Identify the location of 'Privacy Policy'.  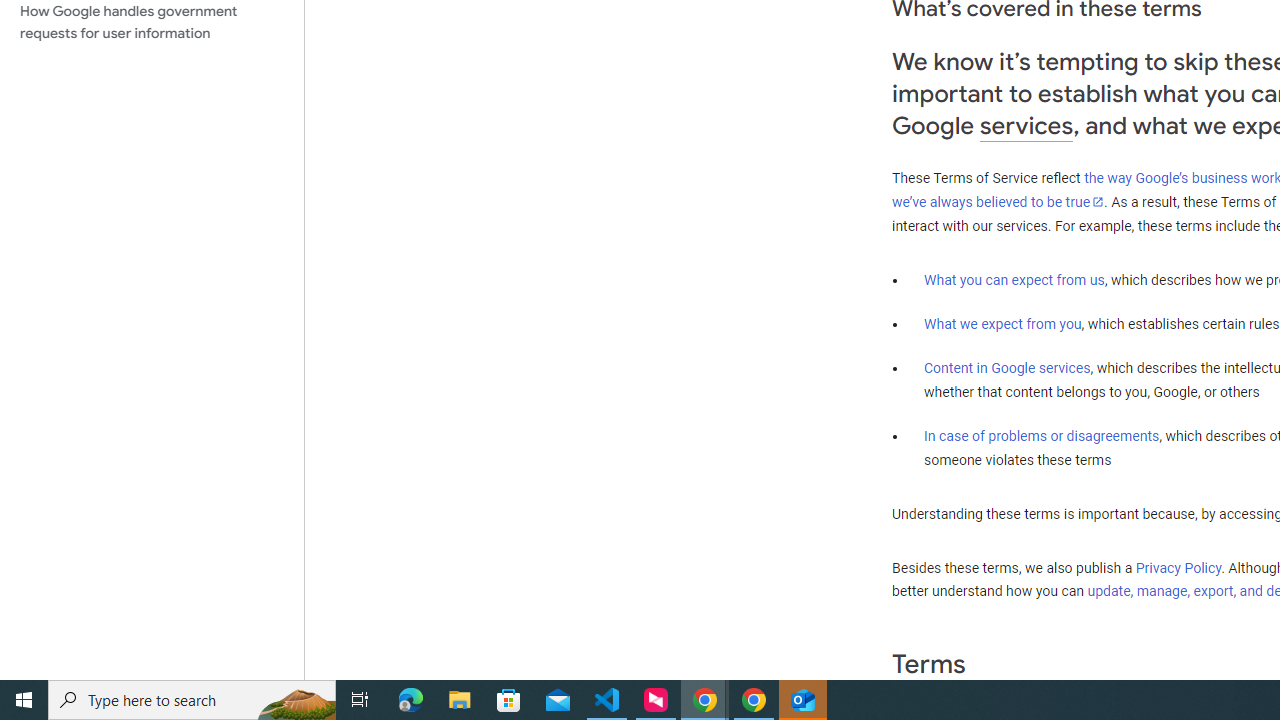
(1178, 567).